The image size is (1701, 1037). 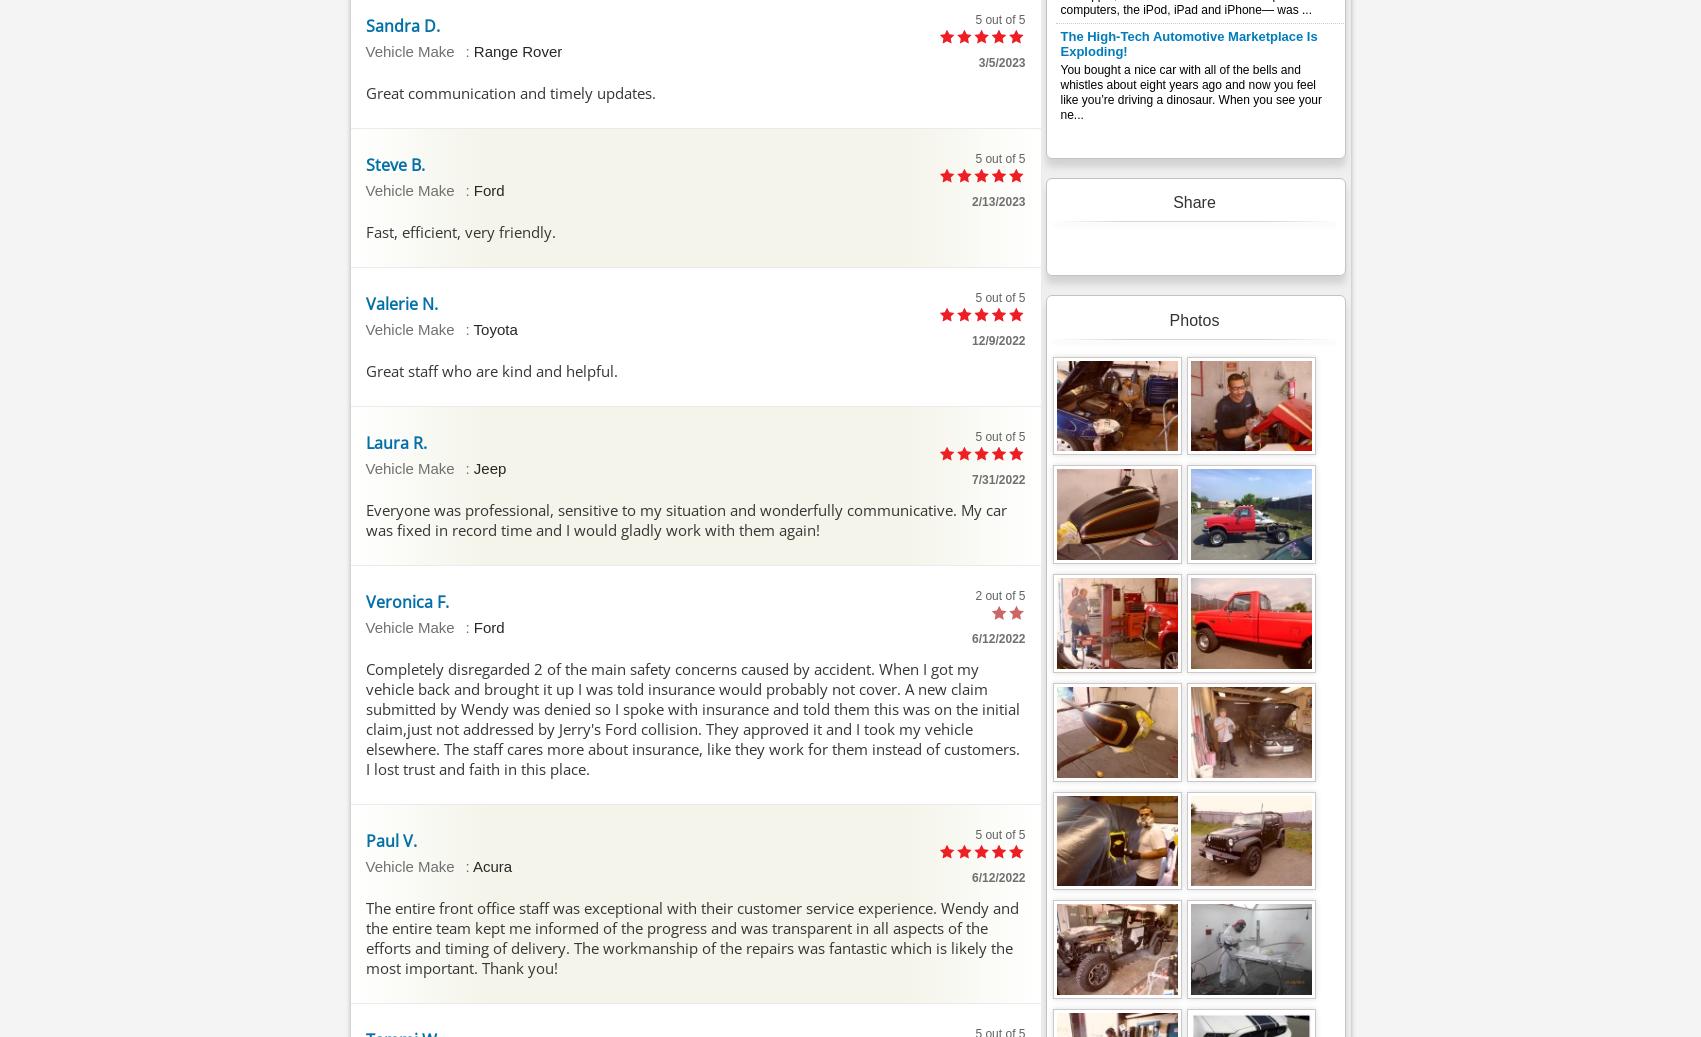 I want to click on 'Veronica F.', so click(x=405, y=601).